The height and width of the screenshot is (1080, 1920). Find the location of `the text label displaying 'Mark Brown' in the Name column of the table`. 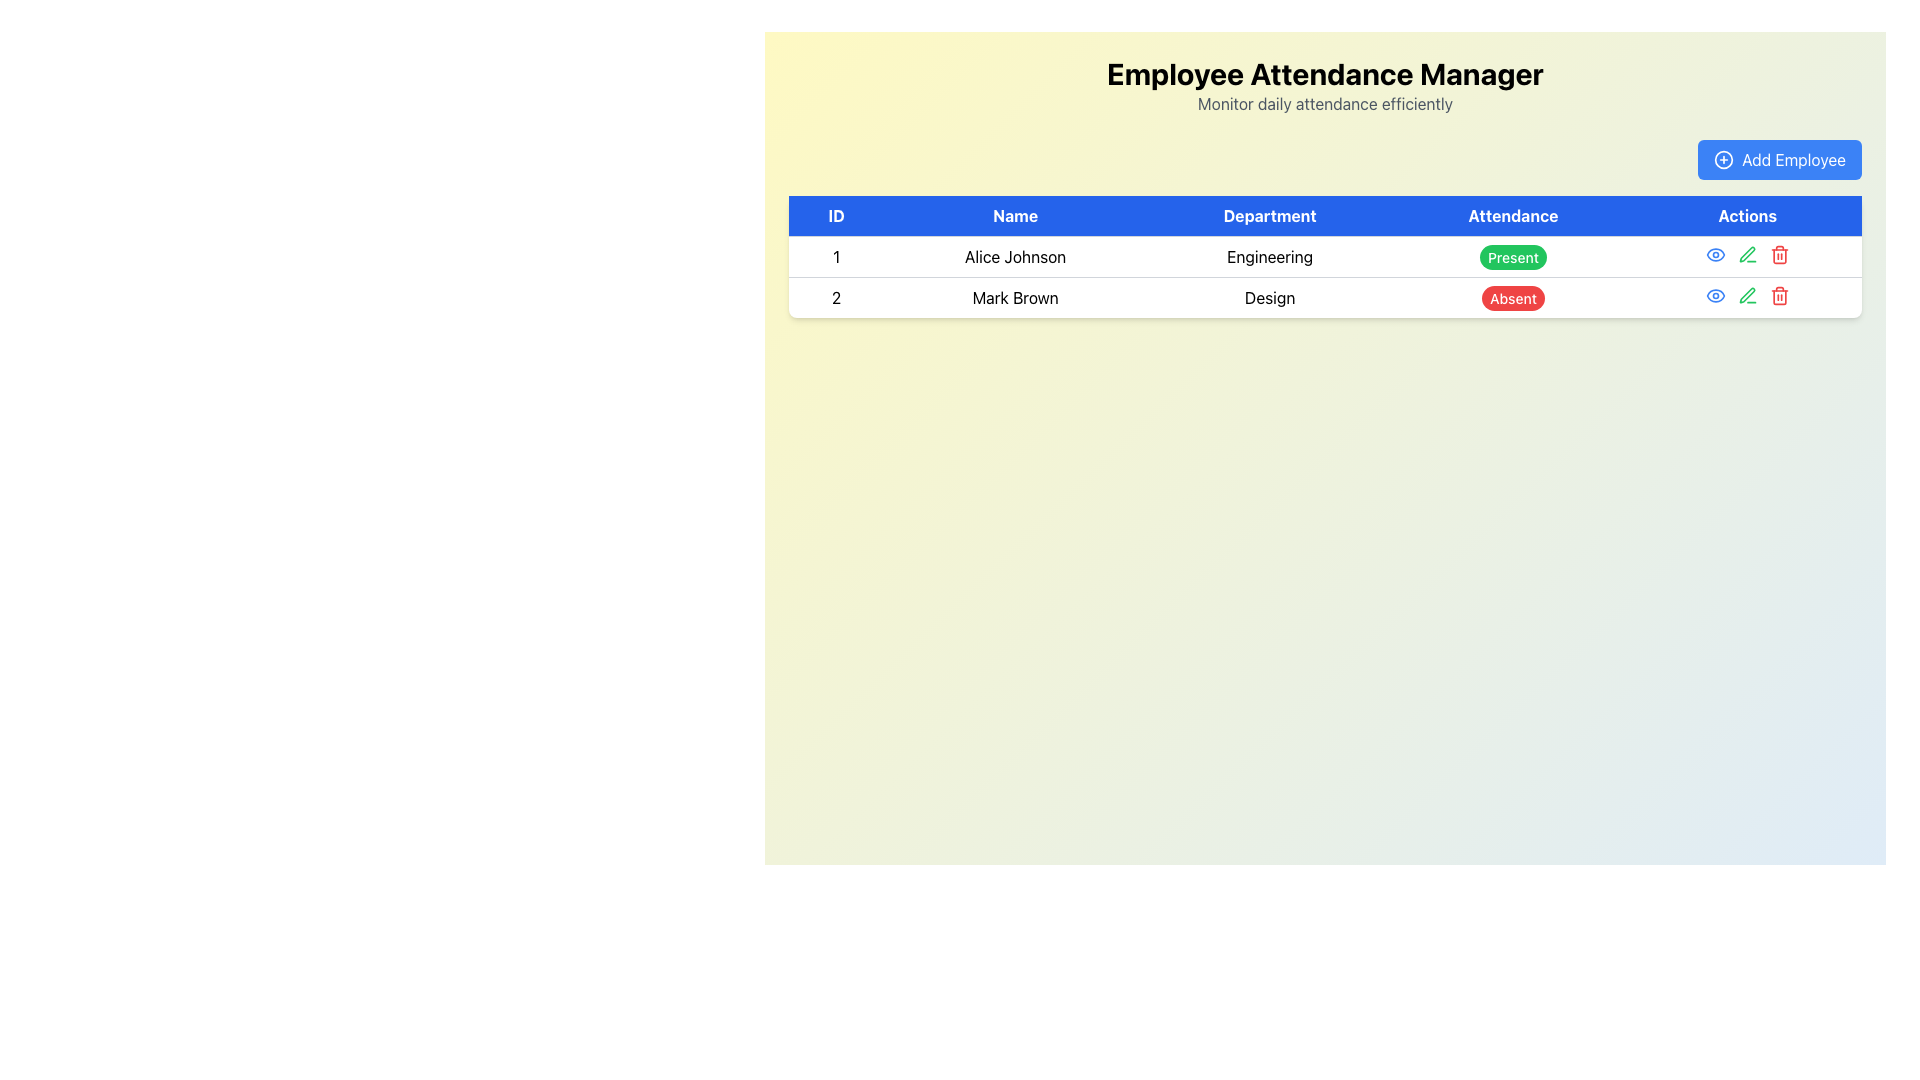

the text label displaying 'Mark Brown' in the Name column of the table is located at coordinates (1015, 297).